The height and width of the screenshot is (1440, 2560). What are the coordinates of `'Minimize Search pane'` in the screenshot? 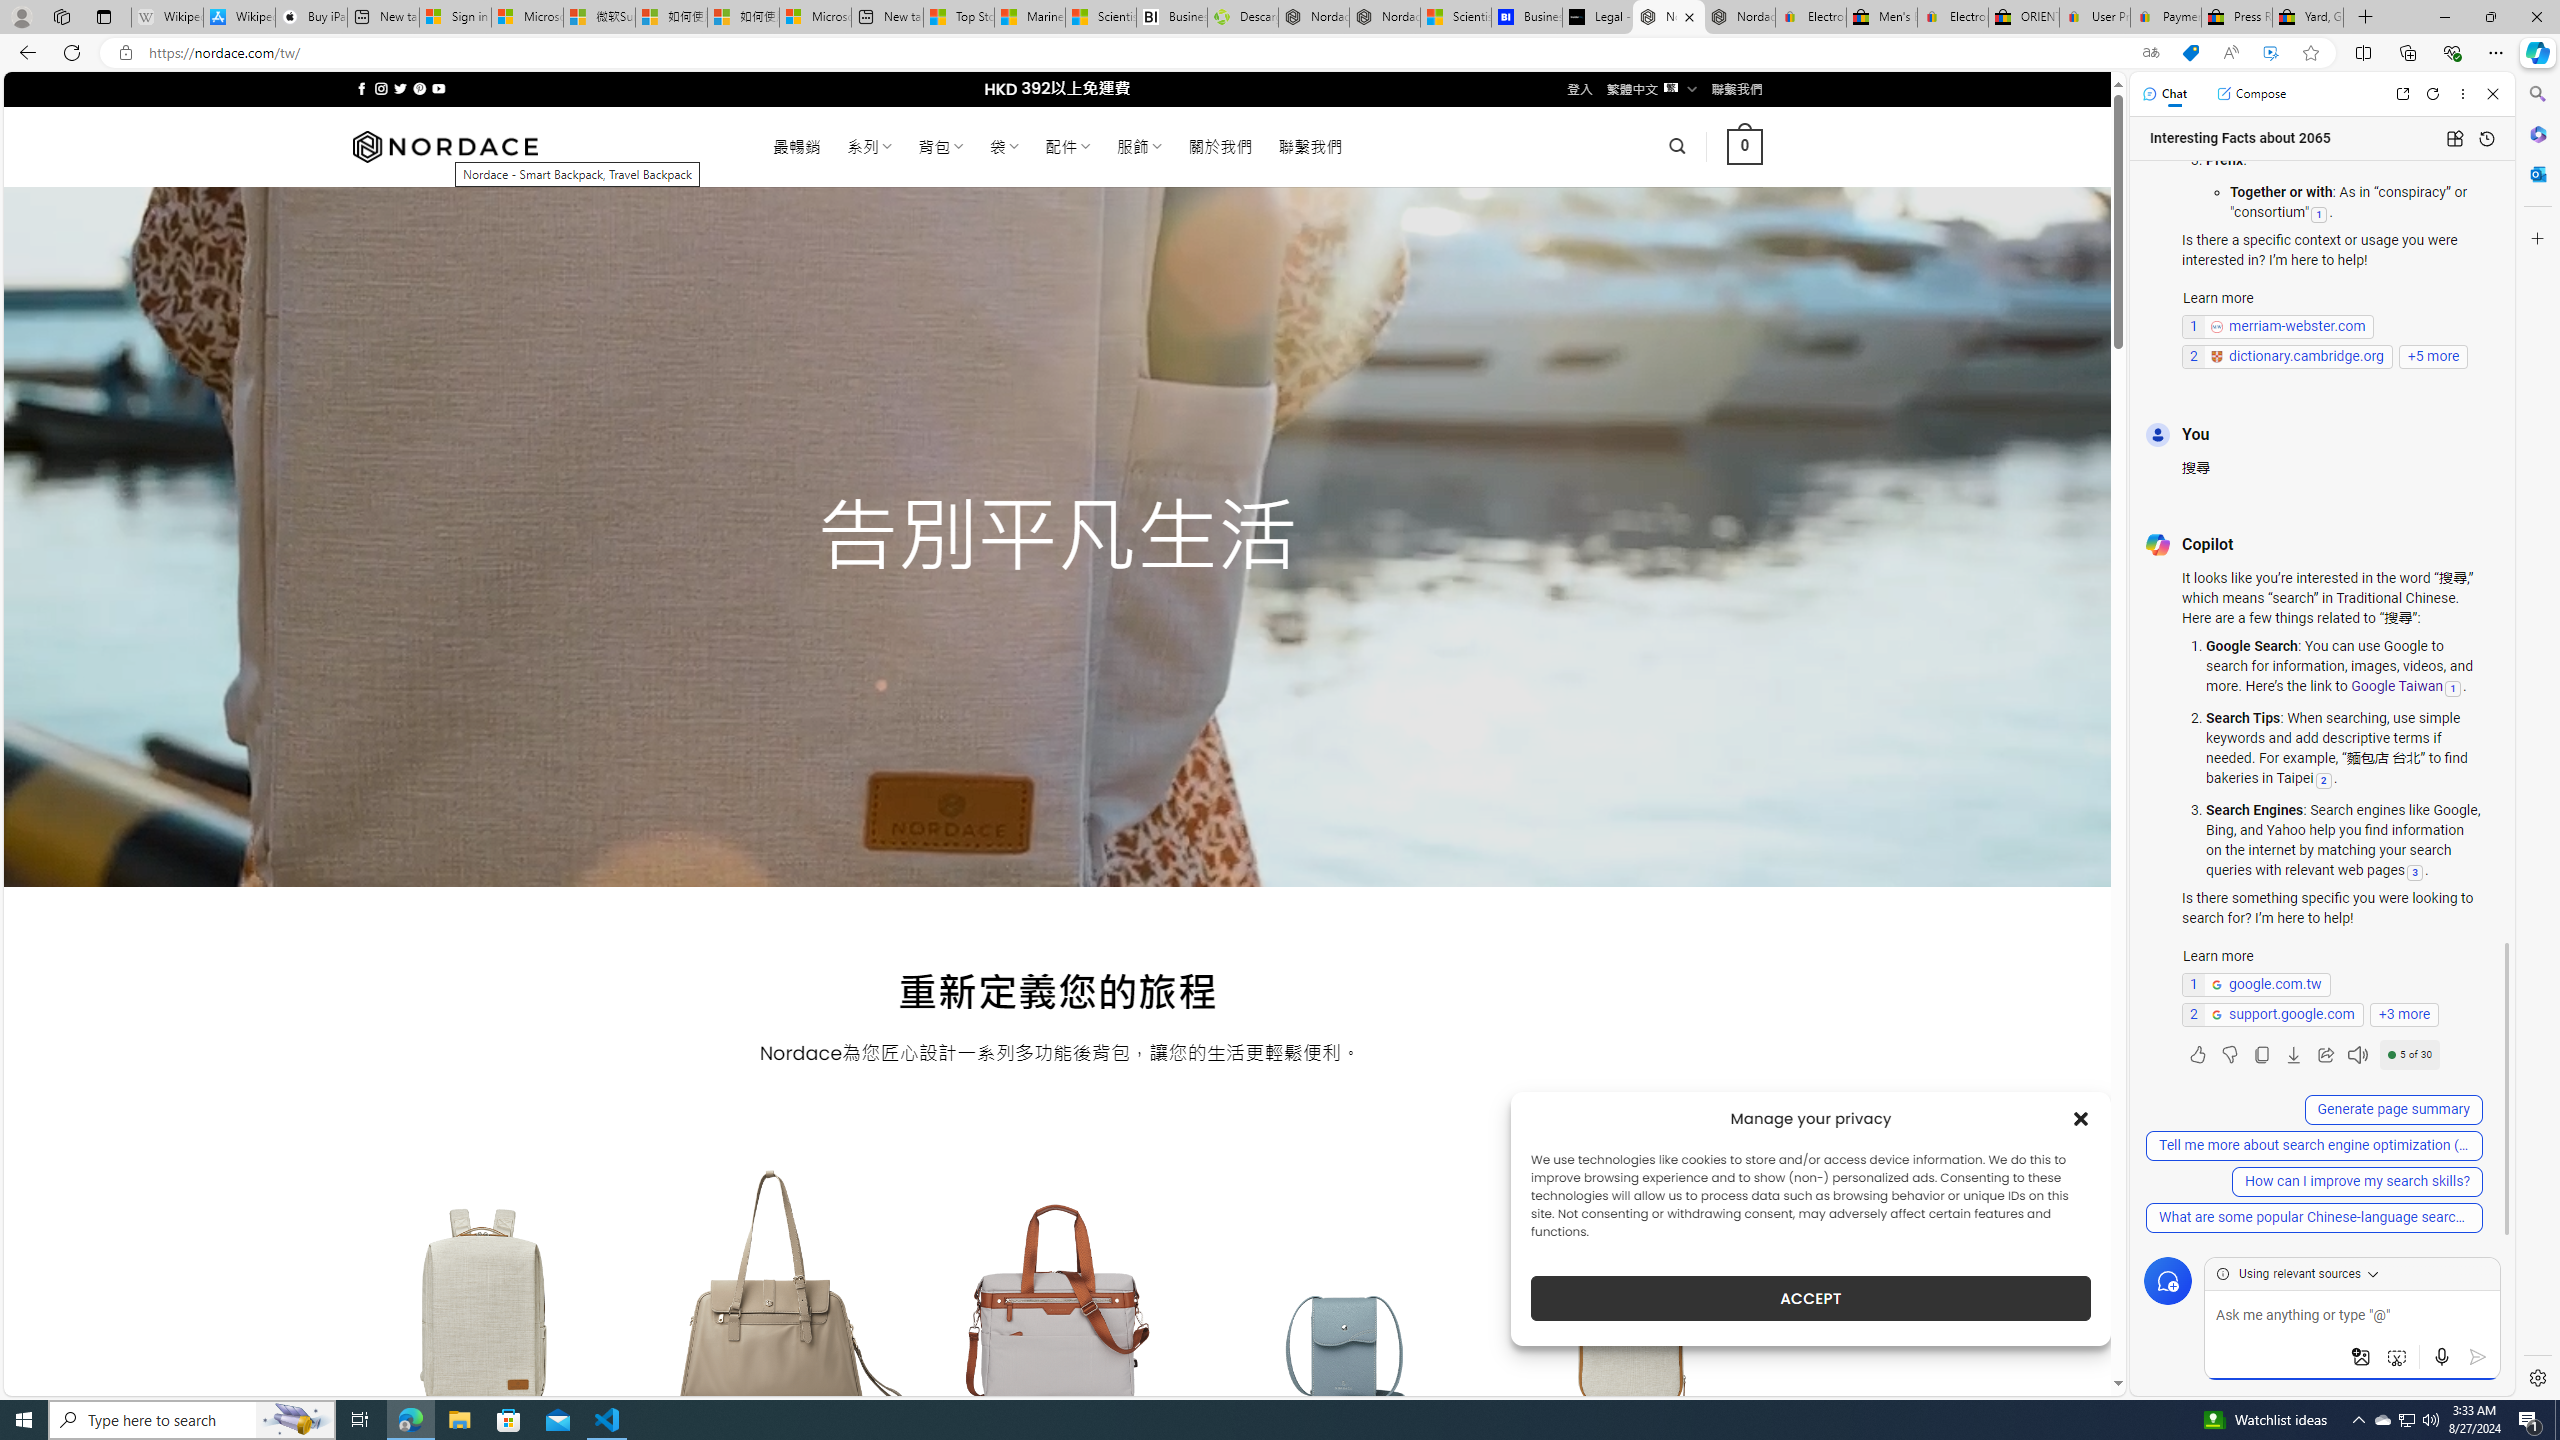 It's located at (2535, 93).